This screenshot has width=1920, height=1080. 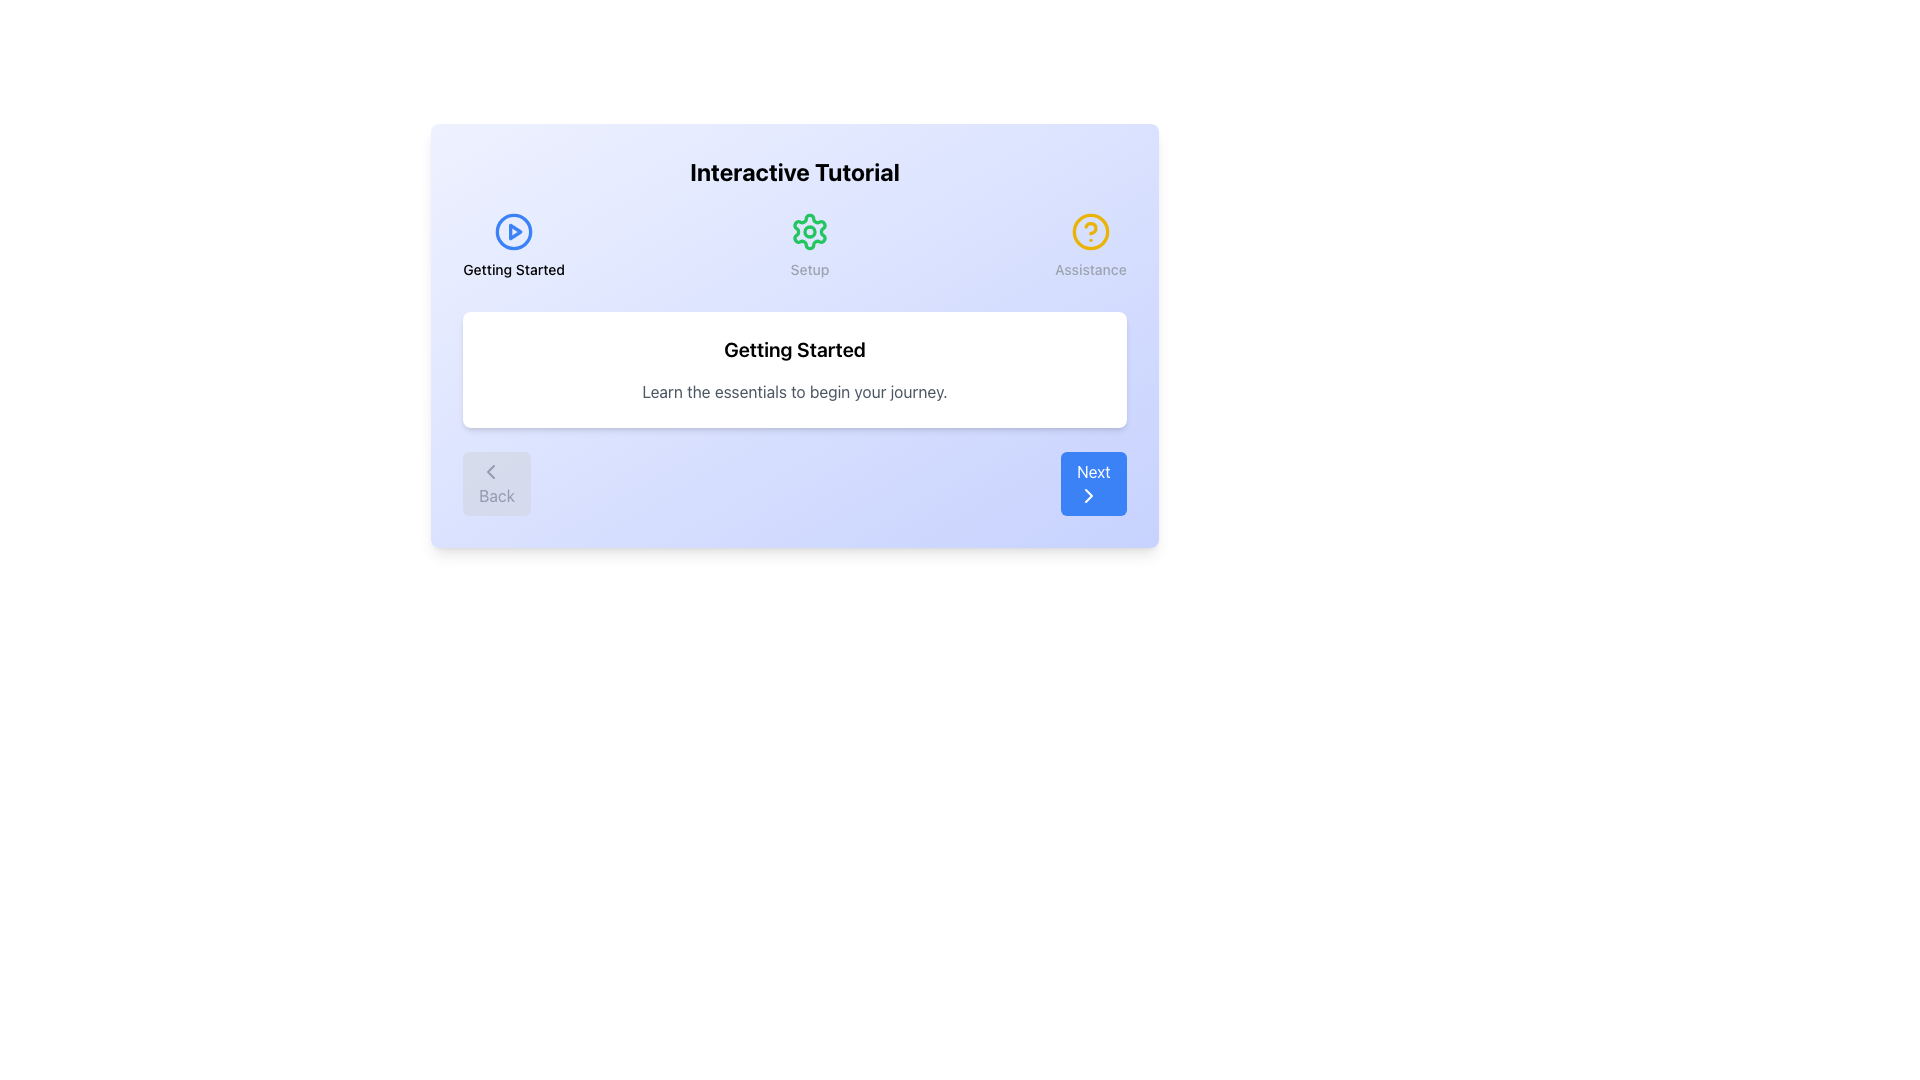 What do you see at coordinates (1088, 495) in the screenshot?
I see `the chevron icon within the 'Next' button located at the bottom-right corner of the interface, which visually indicates progression to the next step` at bounding box center [1088, 495].